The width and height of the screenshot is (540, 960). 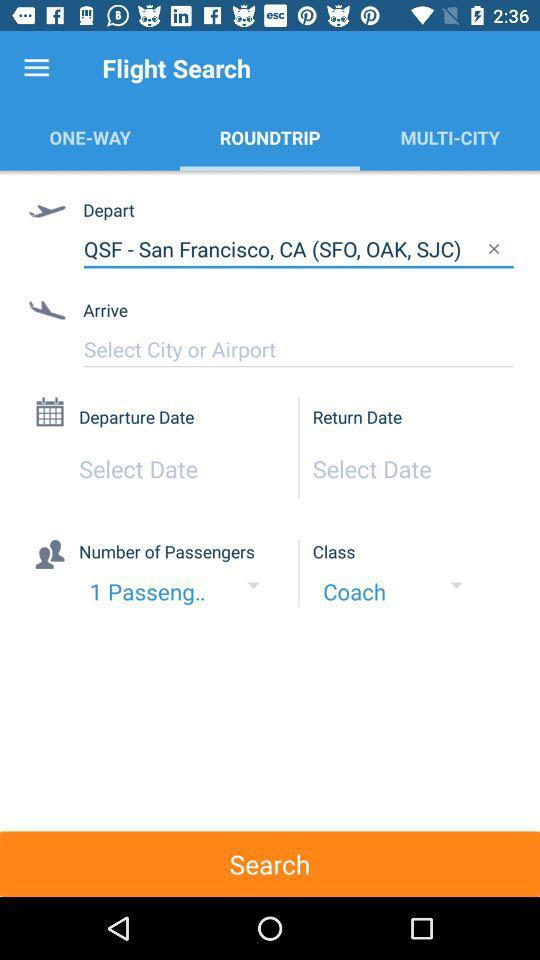 I want to click on type your arrival, so click(x=297, y=349).